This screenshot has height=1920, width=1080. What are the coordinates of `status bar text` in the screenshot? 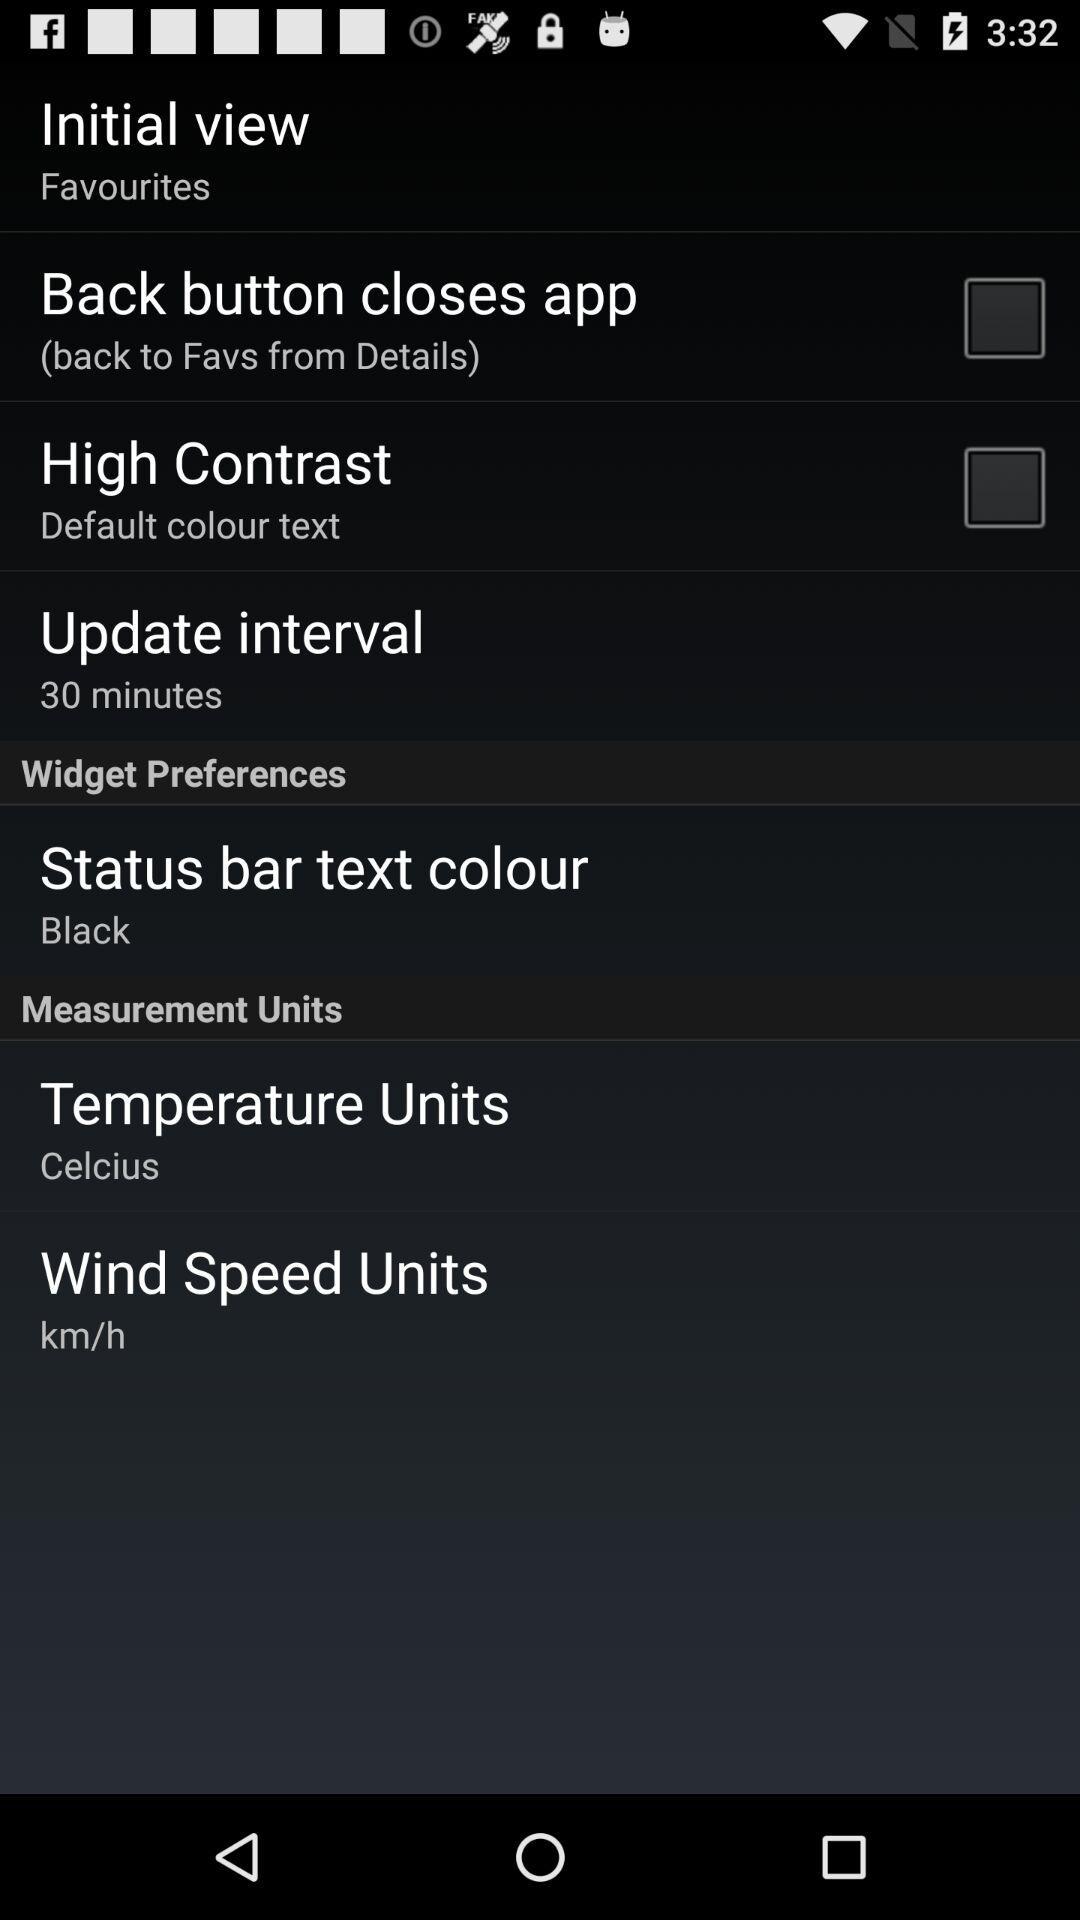 It's located at (314, 865).